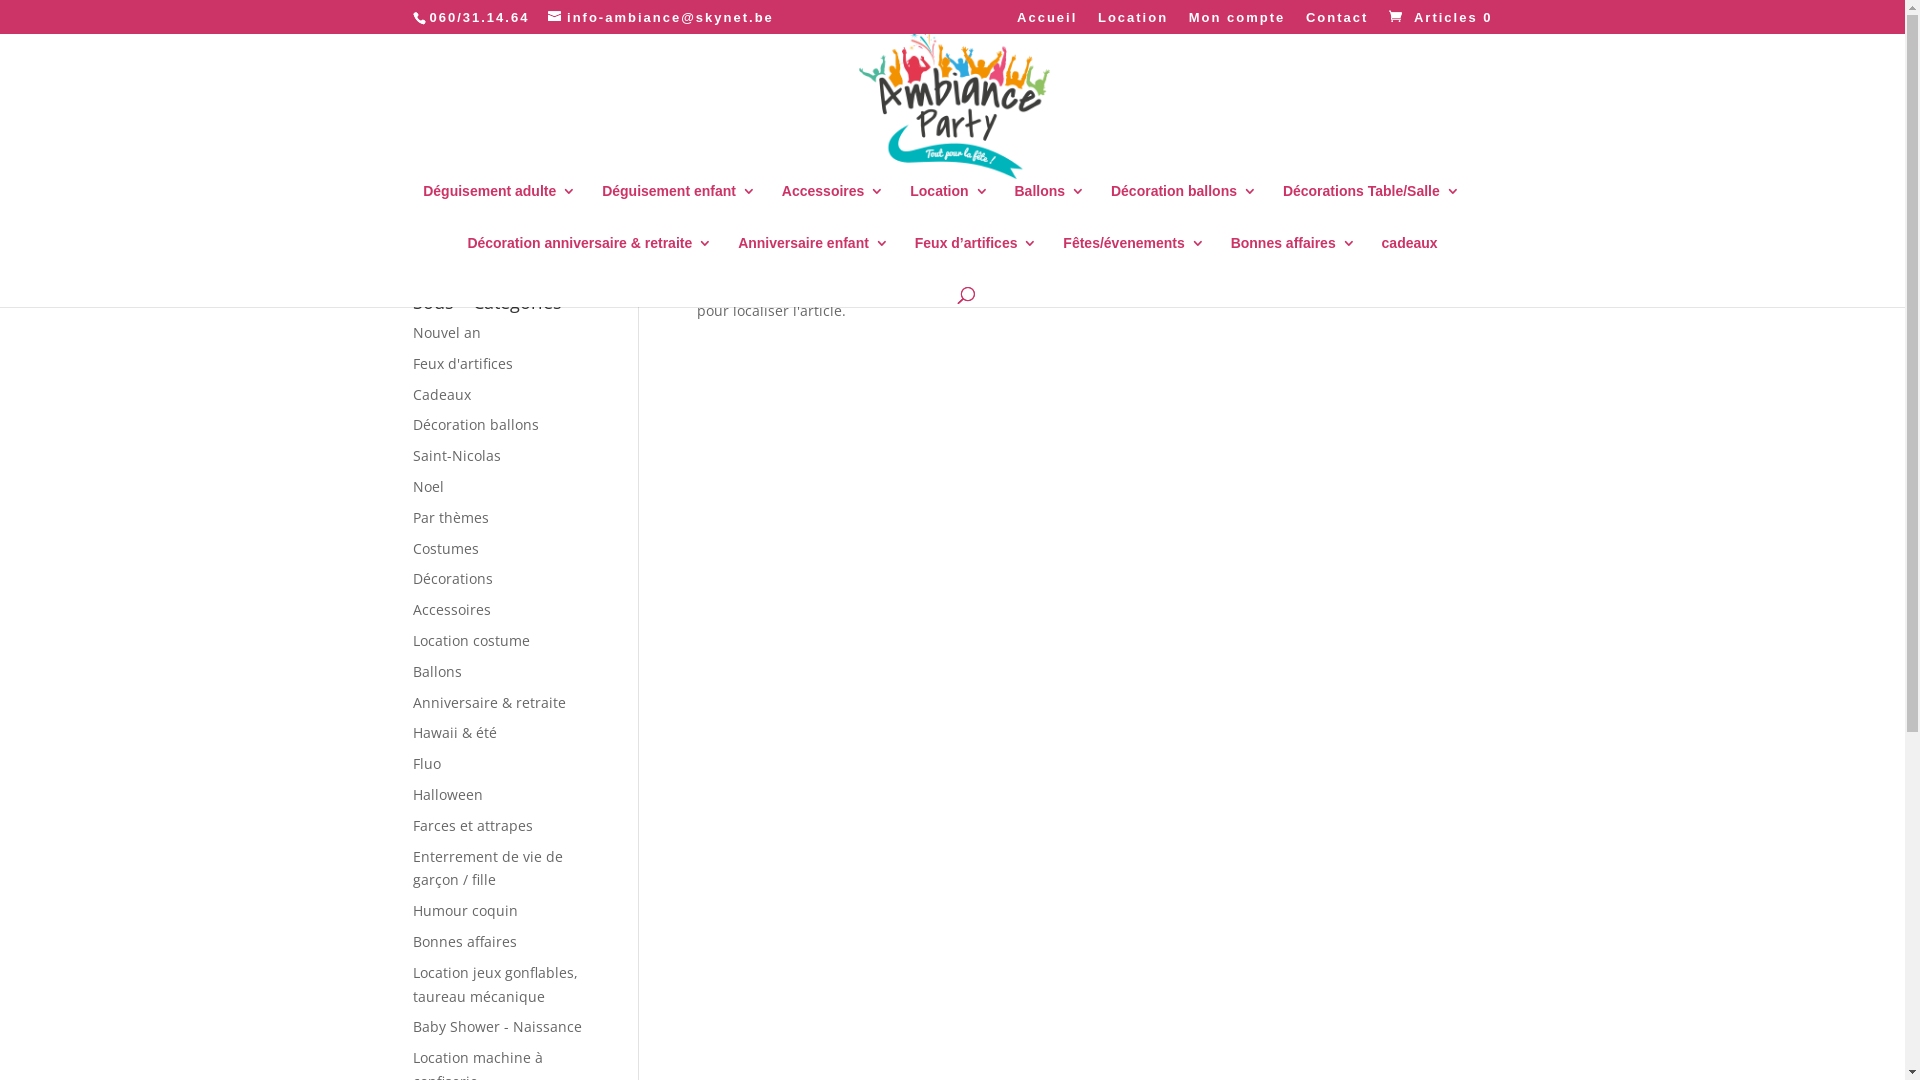 Image resolution: width=1920 pixels, height=1080 pixels. What do you see at coordinates (1048, 205) in the screenshot?
I see `'Ballons'` at bounding box center [1048, 205].